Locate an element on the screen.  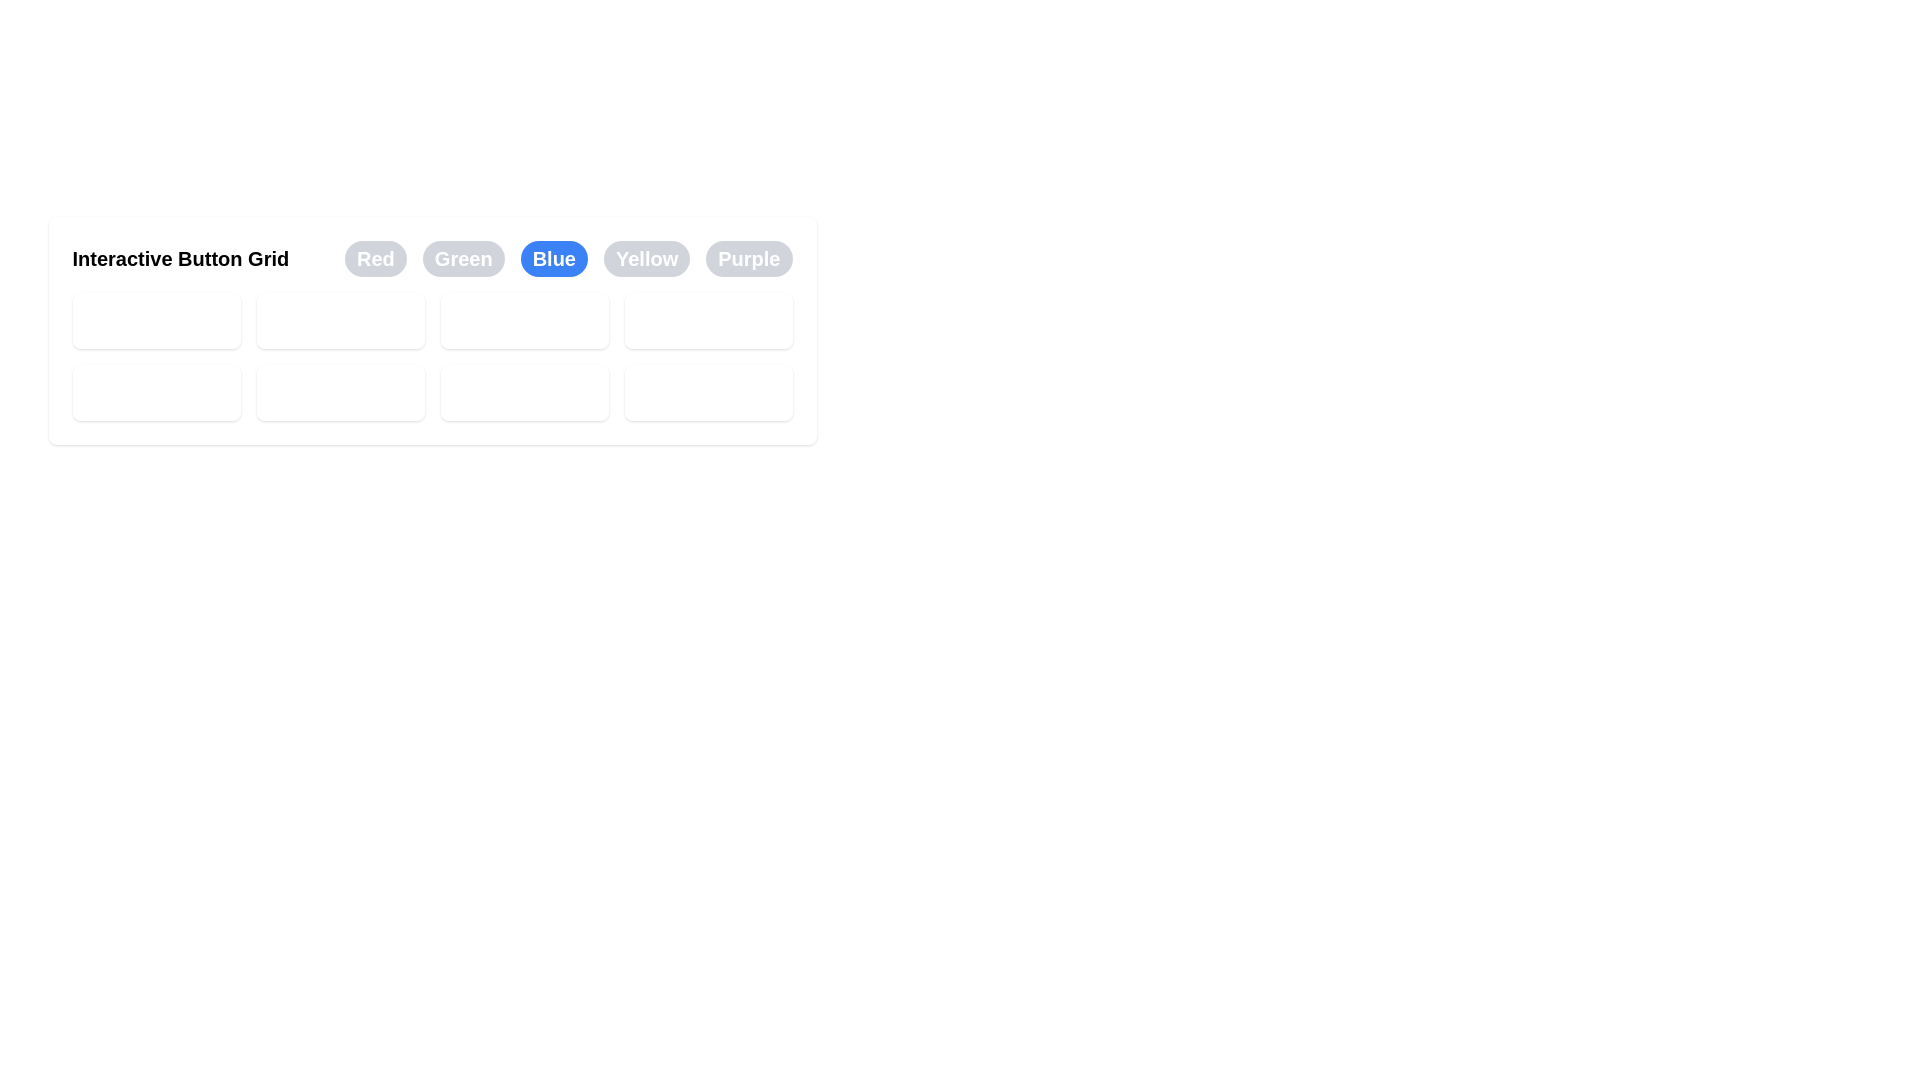
the interactive button located in the top-left position of the grid layout to interact with it is located at coordinates (155, 319).